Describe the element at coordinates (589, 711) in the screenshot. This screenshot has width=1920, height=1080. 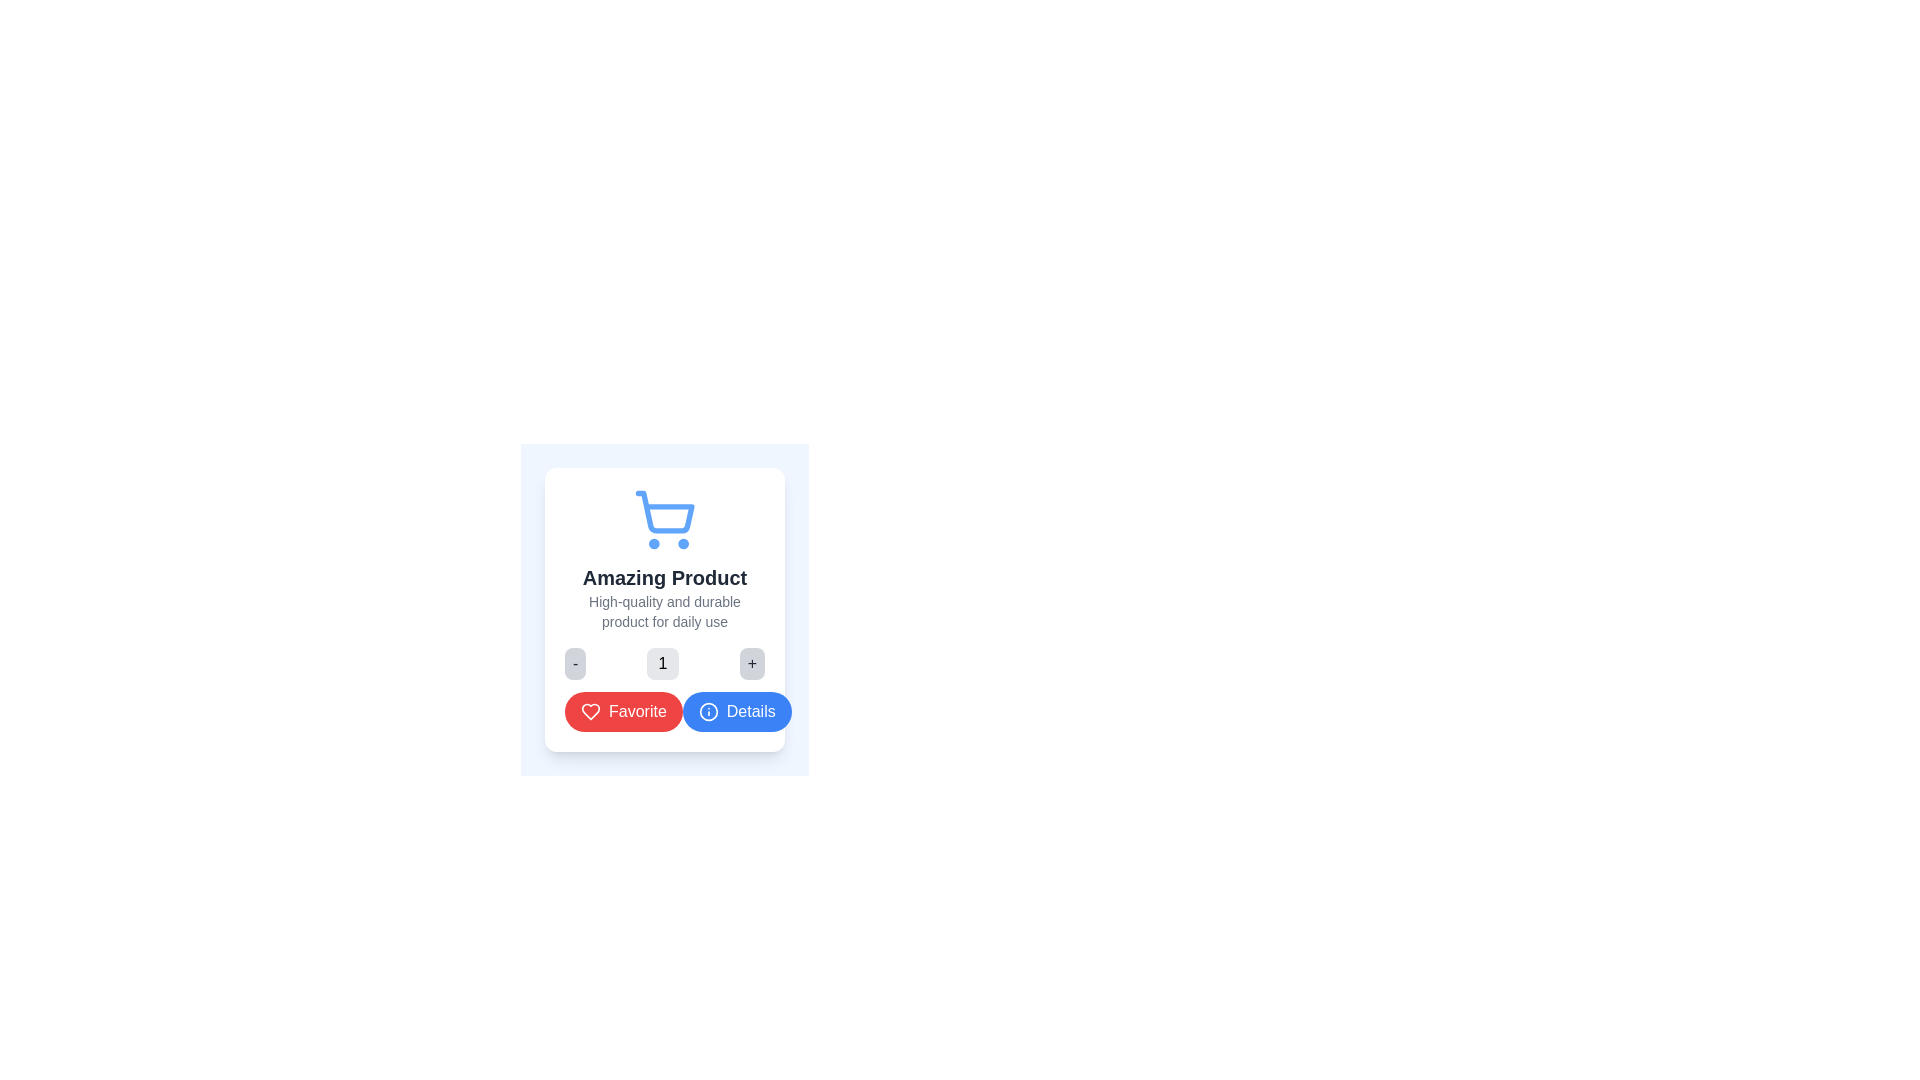
I see `the heart icon representing the 'favorite' action` at that location.